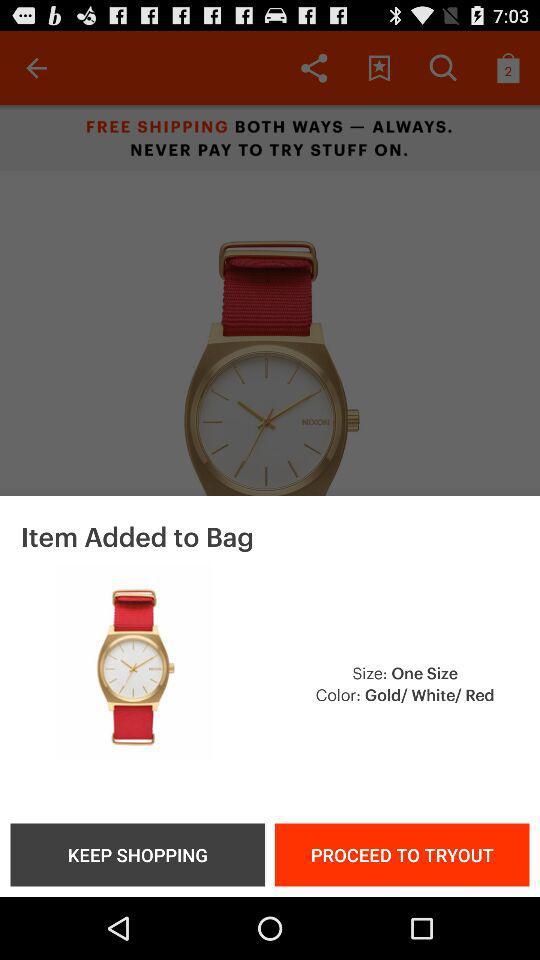 This screenshot has width=540, height=960. What do you see at coordinates (402, 853) in the screenshot?
I see `proceed to tryout icon` at bounding box center [402, 853].